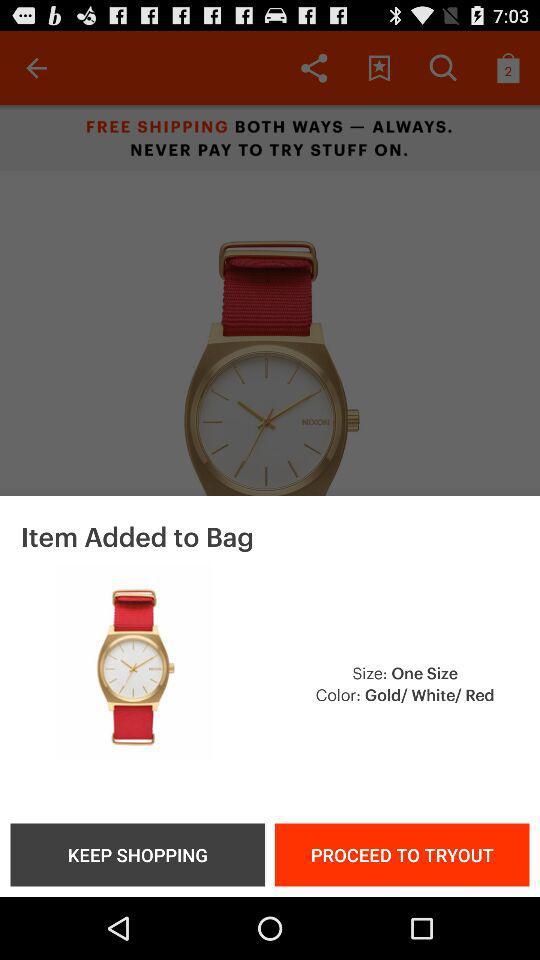 This screenshot has width=540, height=960. What do you see at coordinates (402, 853) in the screenshot?
I see `proceed to tryout icon` at bounding box center [402, 853].